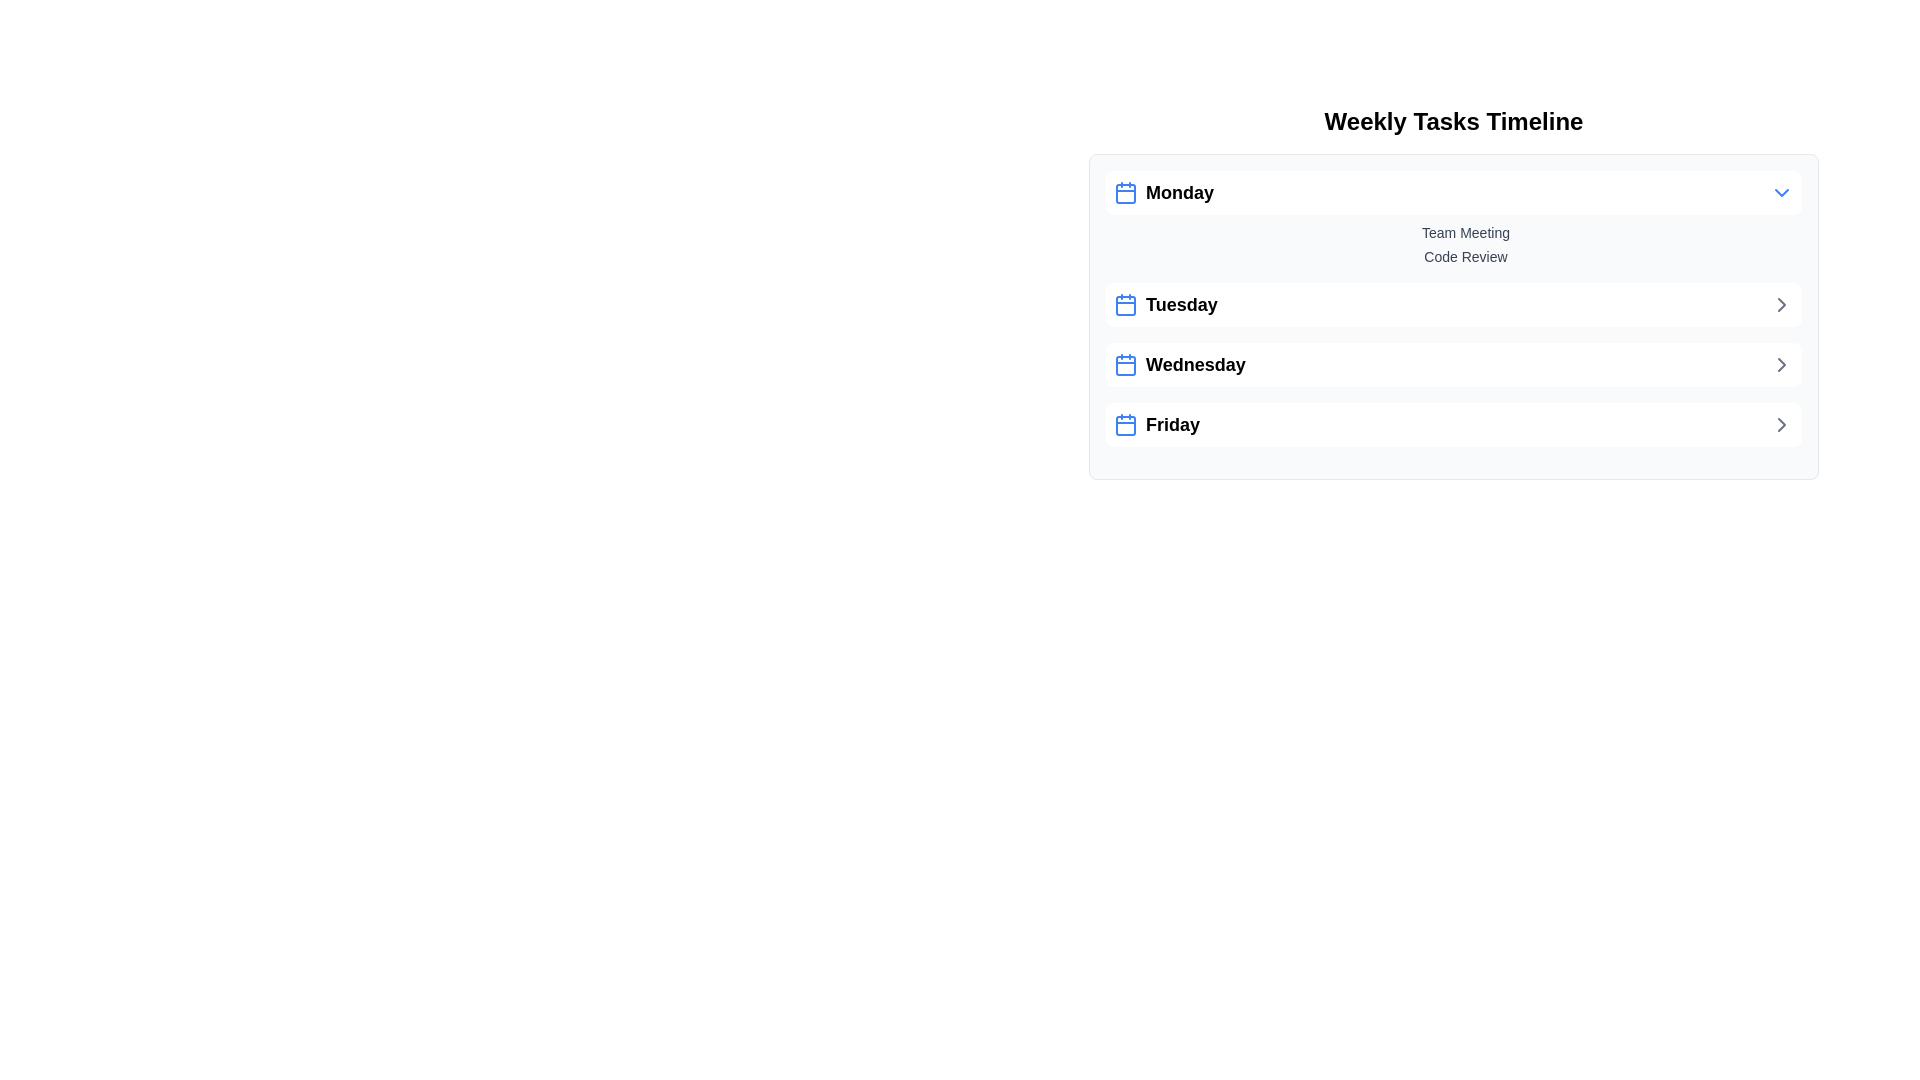 The height and width of the screenshot is (1080, 1920). What do you see at coordinates (1126, 192) in the screenshot?
I see `the calendar icon representing 'Monday' in the weekly task timeline, located at the top-left of the 'Monday' list item` at bounding box center [1126, 192].